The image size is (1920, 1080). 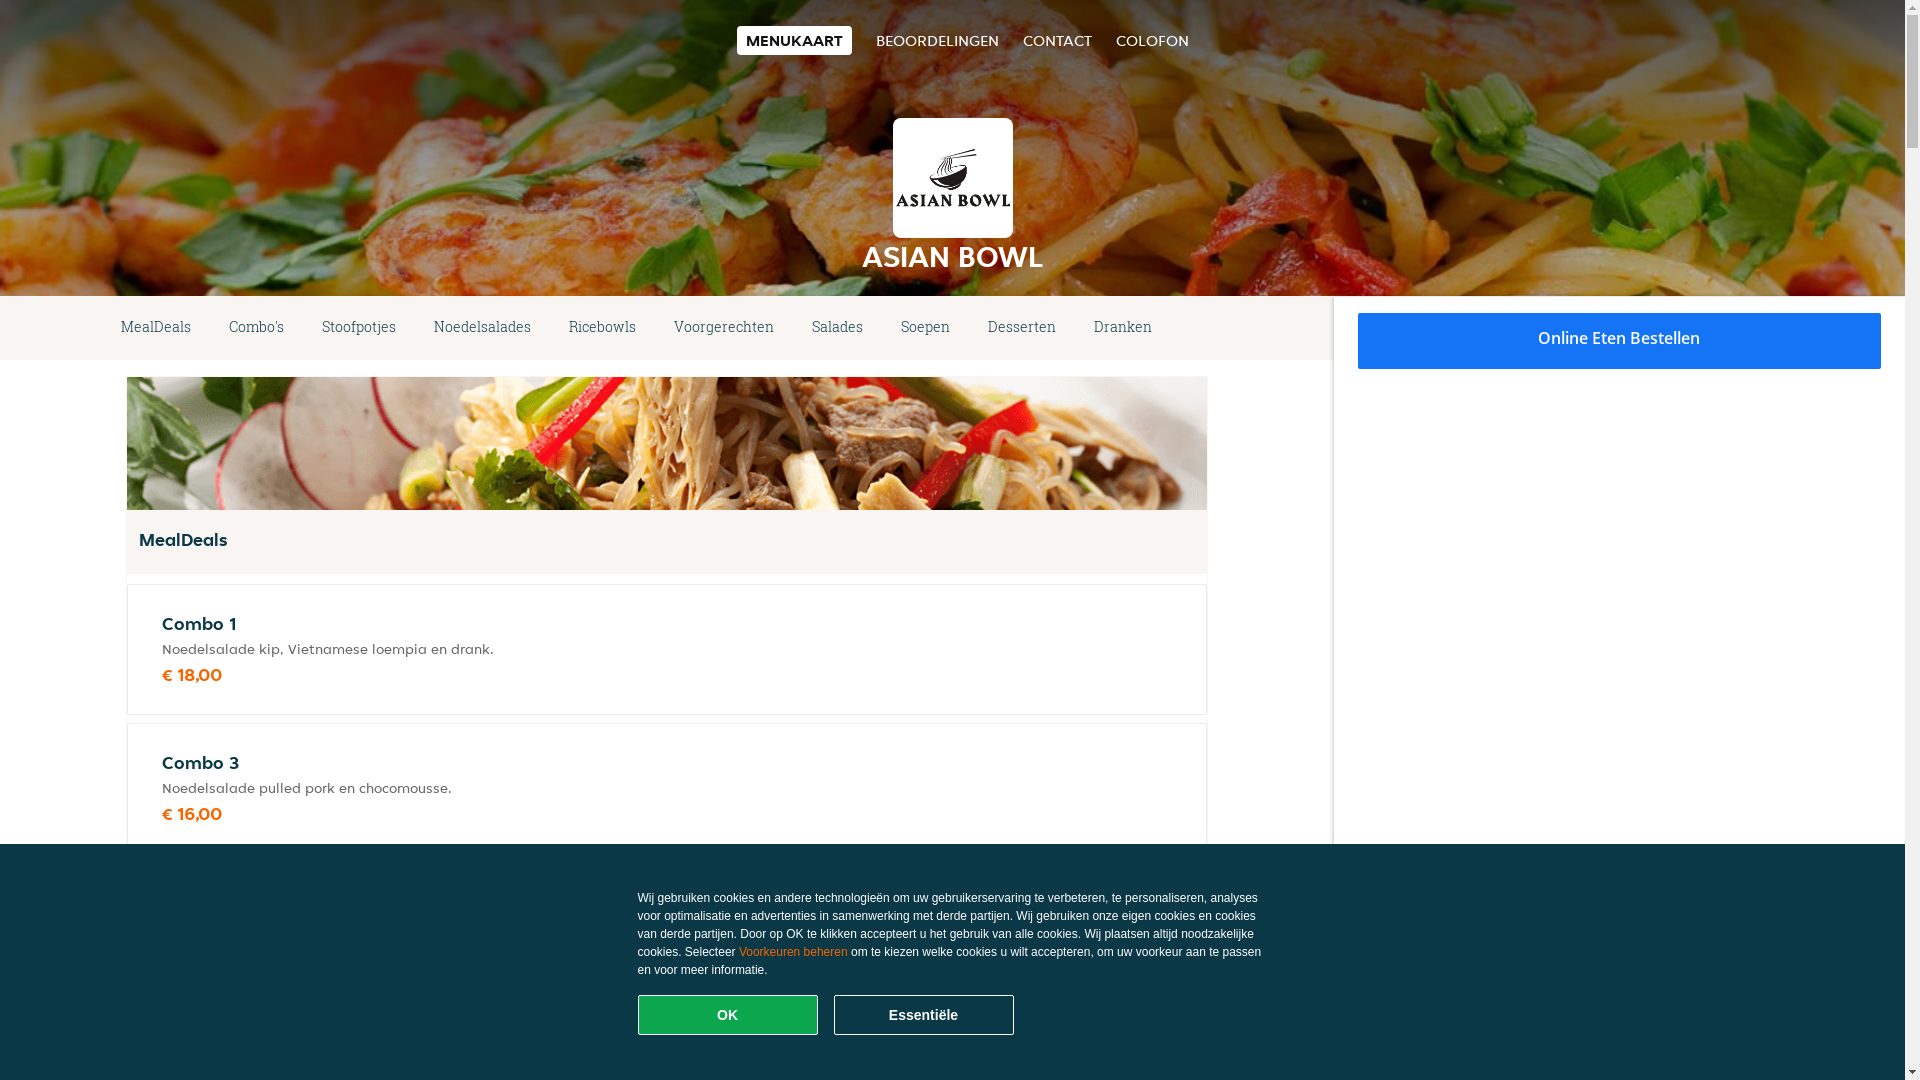 I want to click on 'Noedelsalades', so click(x=482, y=326).